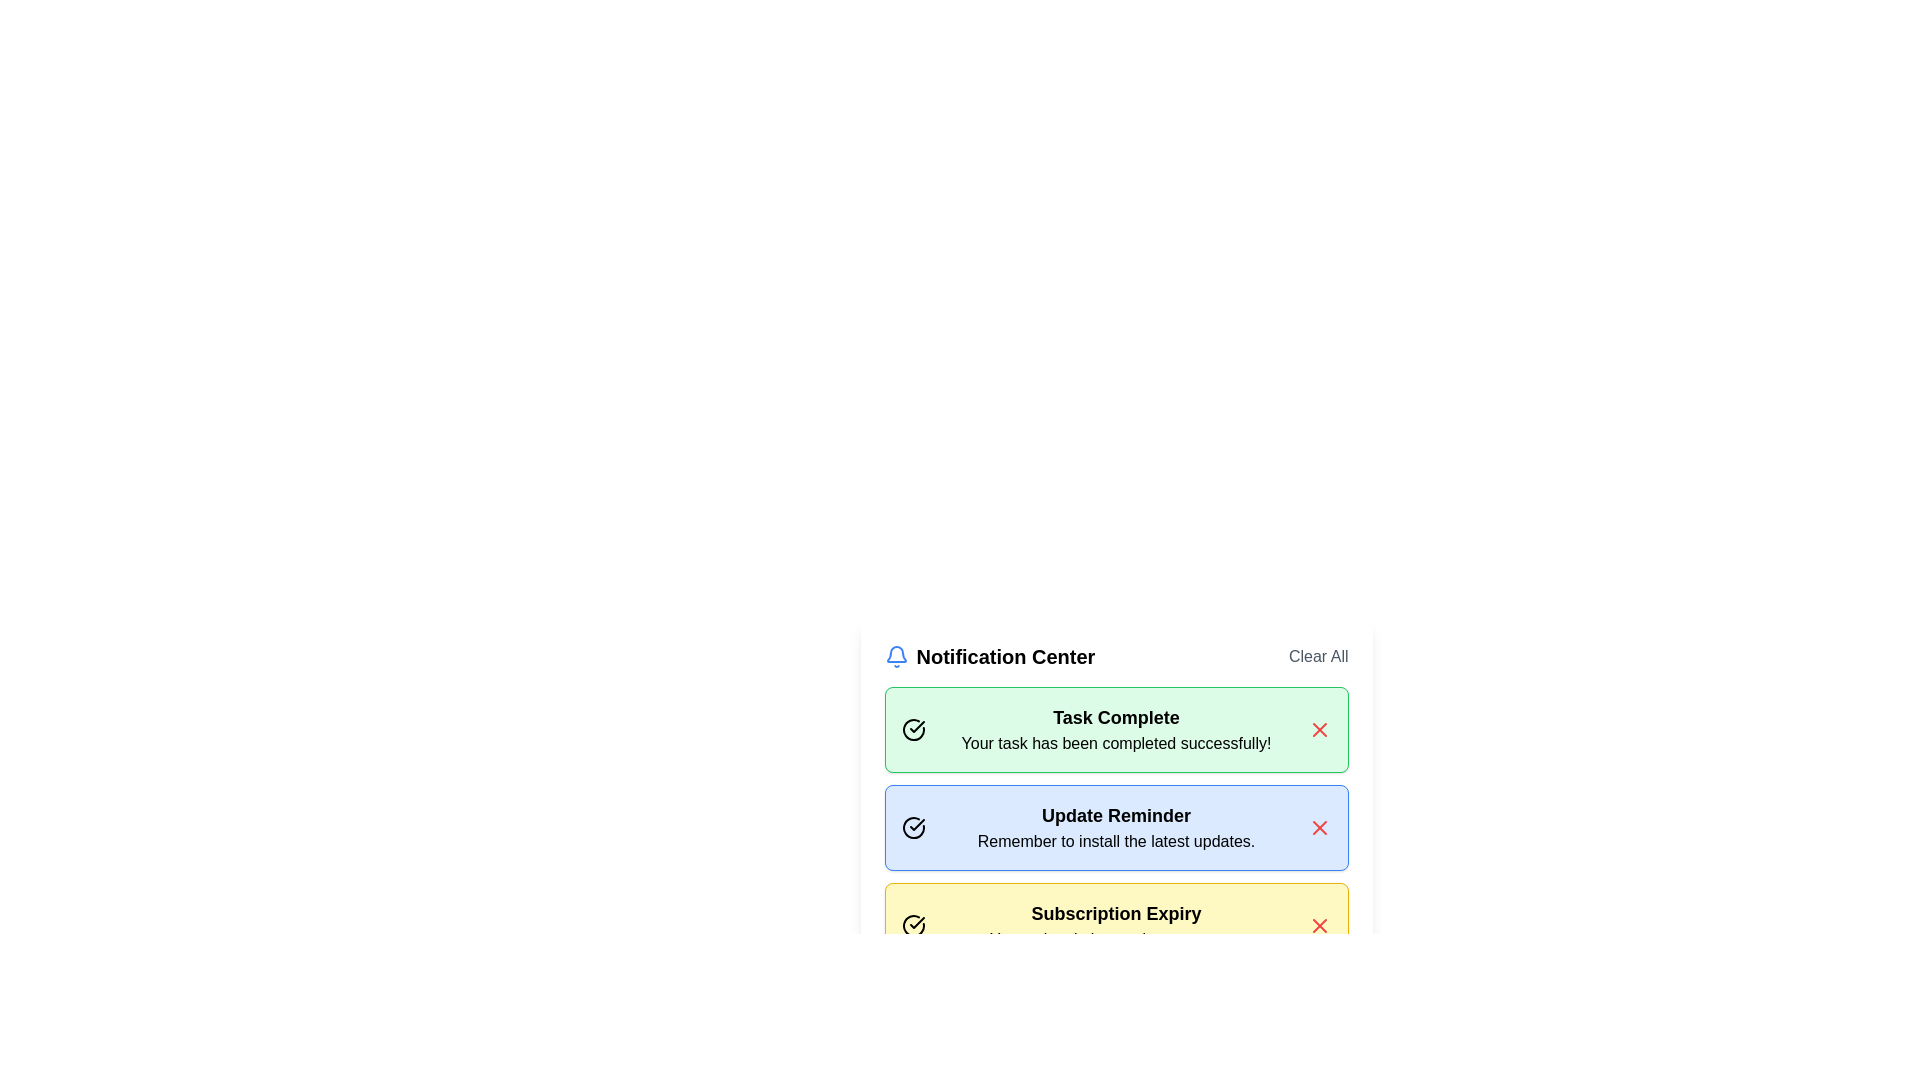 The width and height of the screenshot is (1920, 1080). I want to click on the circular icon featuring a checkmark, which serves as a confirmation indicator in the 'Subscription Expiry' notification entry in the Notification Center, so click(912, 925).